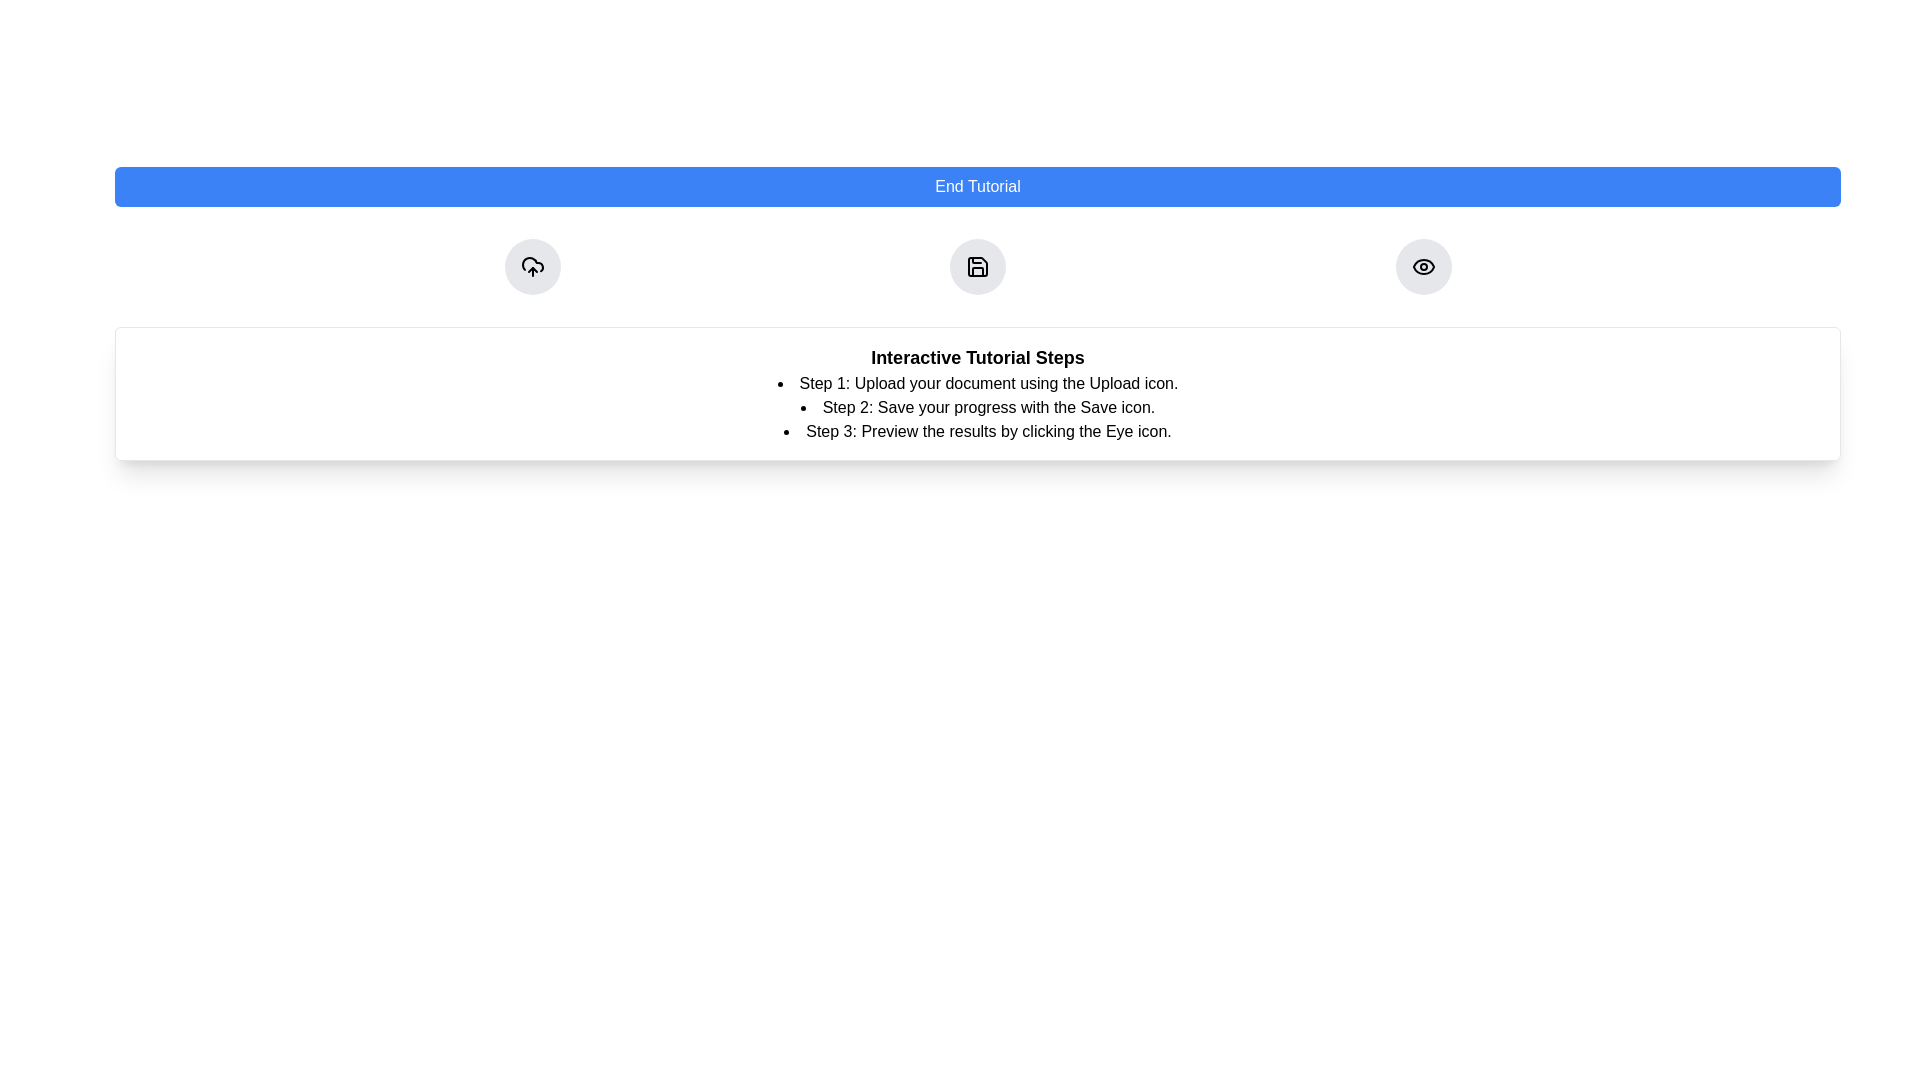  I want to click on each icon within the Icon Group located below the 'End Tutorial' button and above 'Interactive Tutorial Steps', so click(978, 265).